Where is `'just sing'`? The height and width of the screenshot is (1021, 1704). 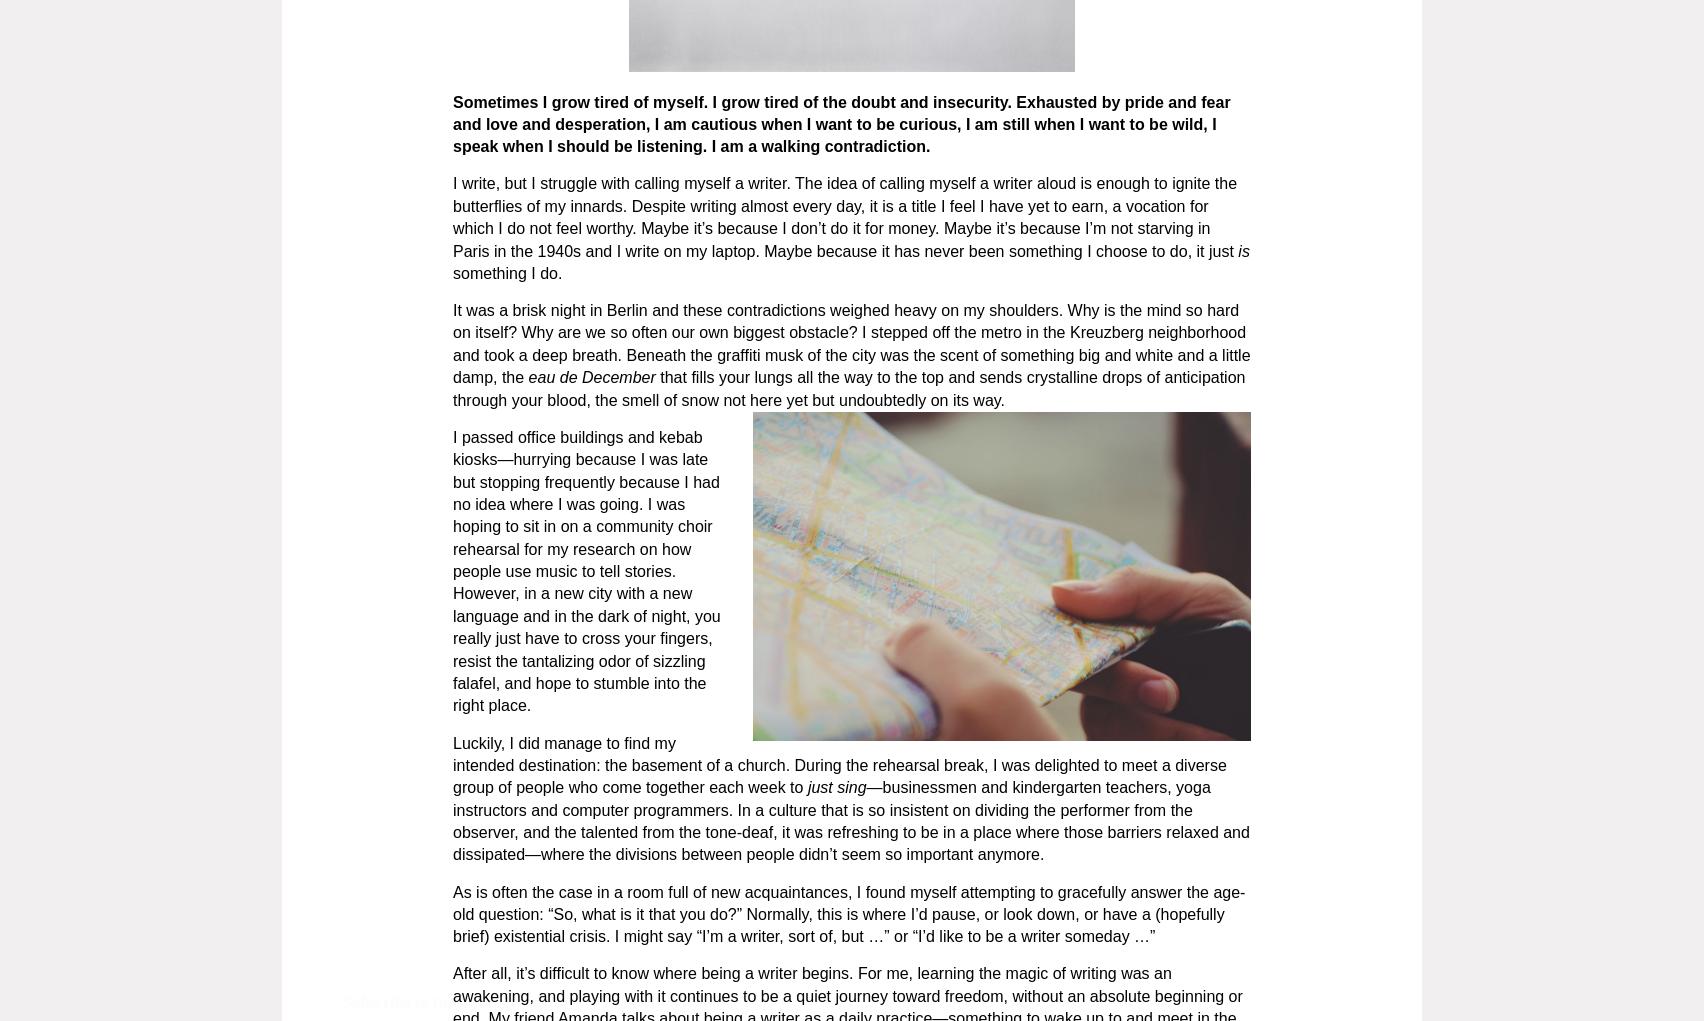 'just sing' is located at coordinates (801, 786).